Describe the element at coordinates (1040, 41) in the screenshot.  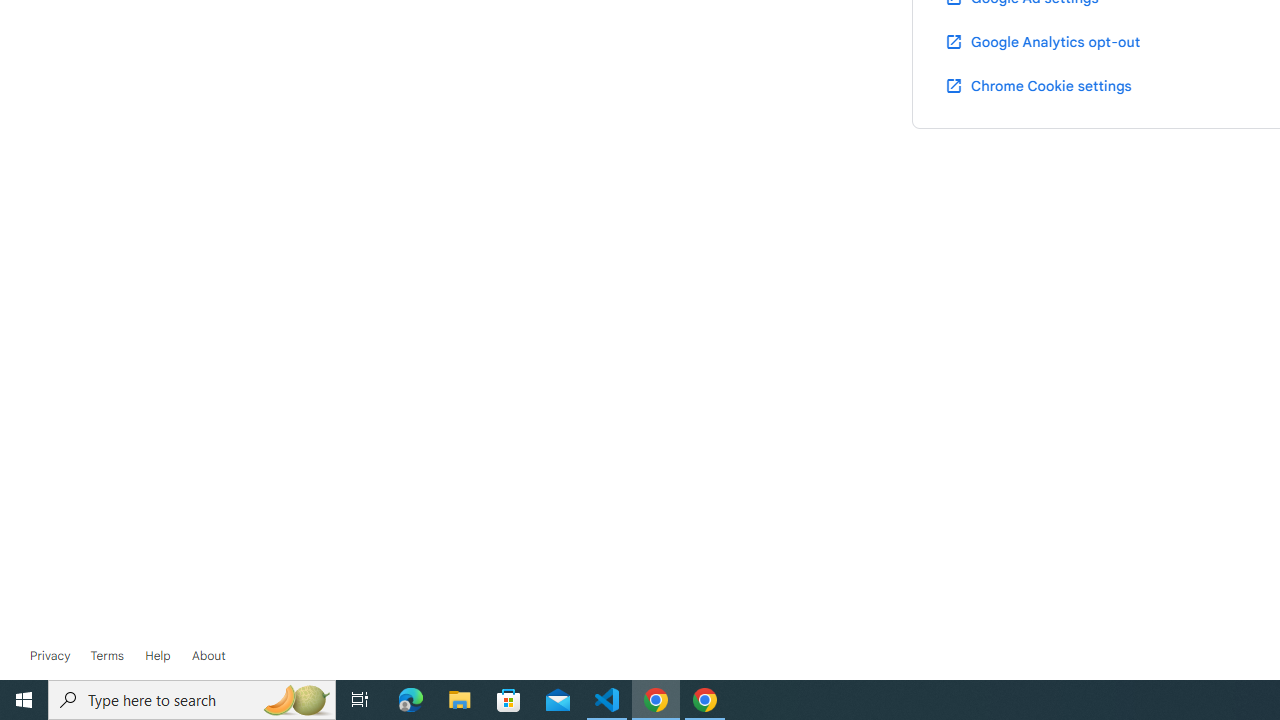
I see `'Google Analytics opt-out'` at that location.